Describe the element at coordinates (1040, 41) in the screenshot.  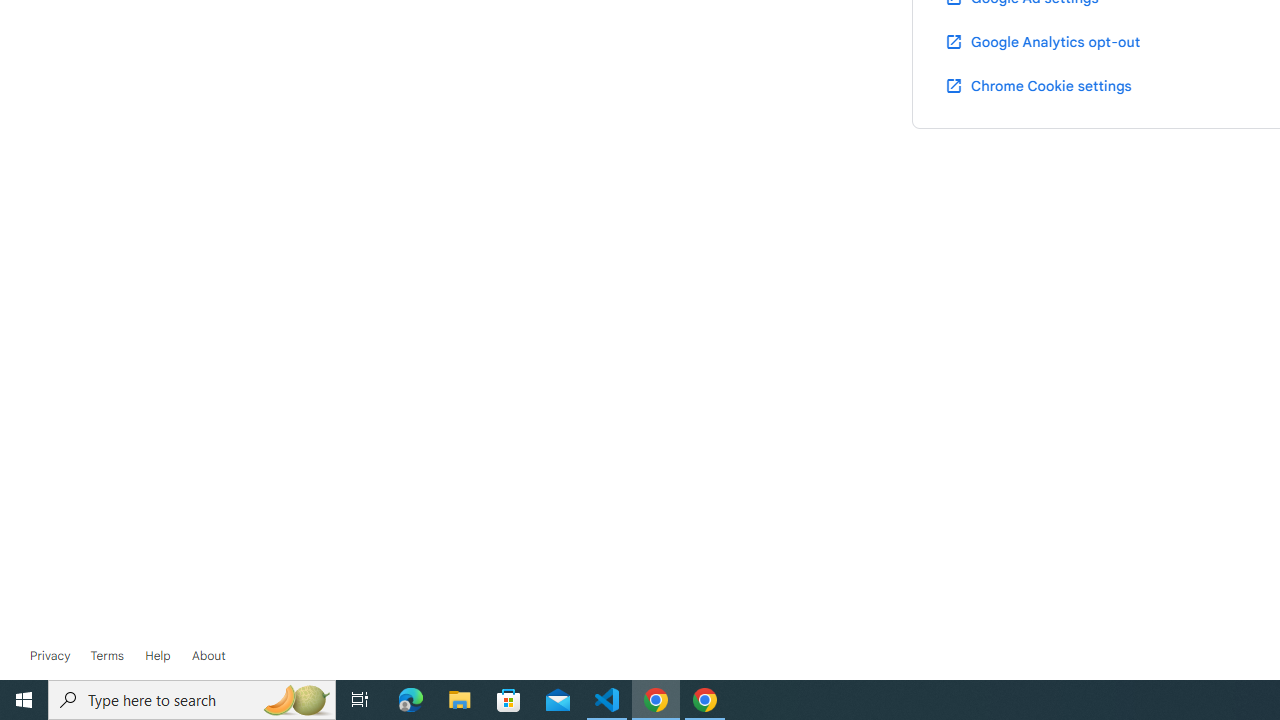
I see `'Google Analytics opt-out'` at that location.